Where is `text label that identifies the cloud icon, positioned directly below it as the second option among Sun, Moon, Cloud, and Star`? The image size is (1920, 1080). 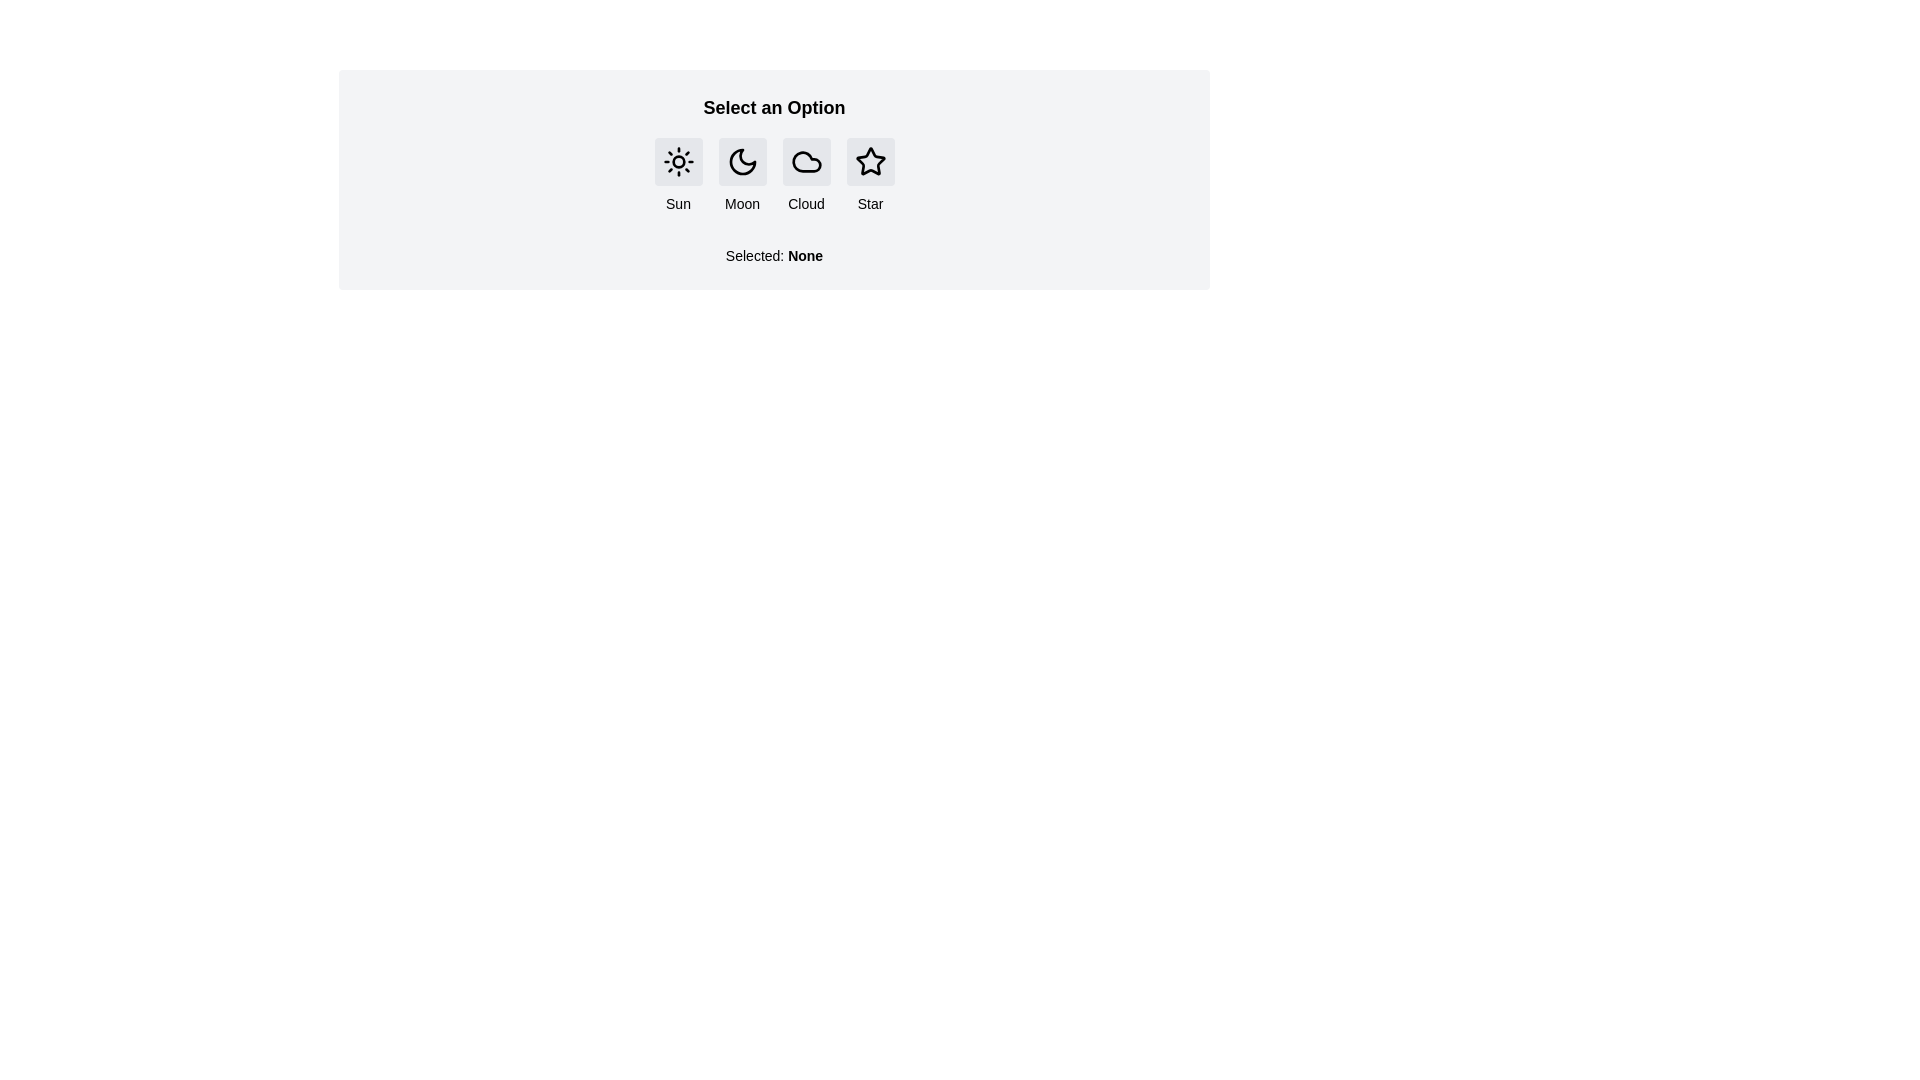 text label that identifies the cloud icon, positioned directly below it as the second option among Sun, Moon, Cloud, and Star is located at coordinates (806, 204).